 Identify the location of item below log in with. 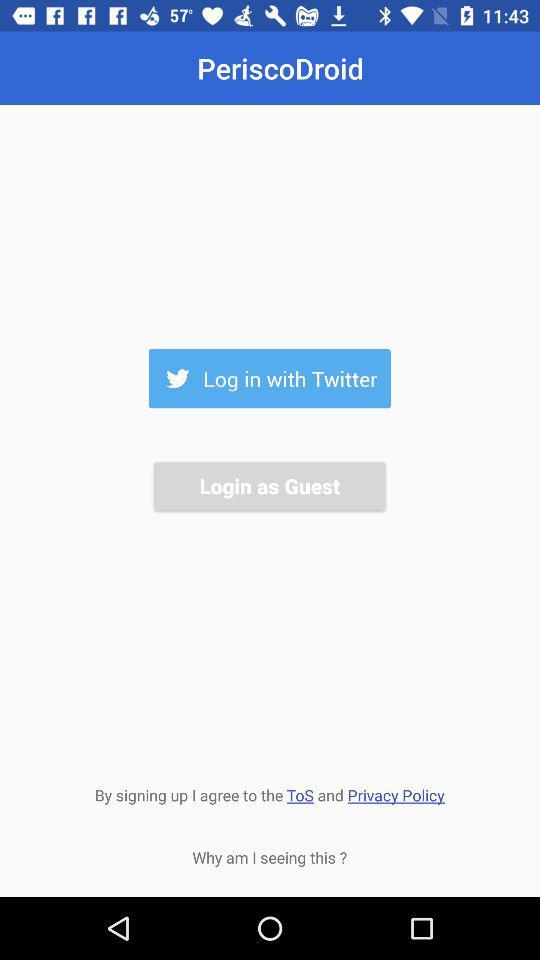
(269, 484).